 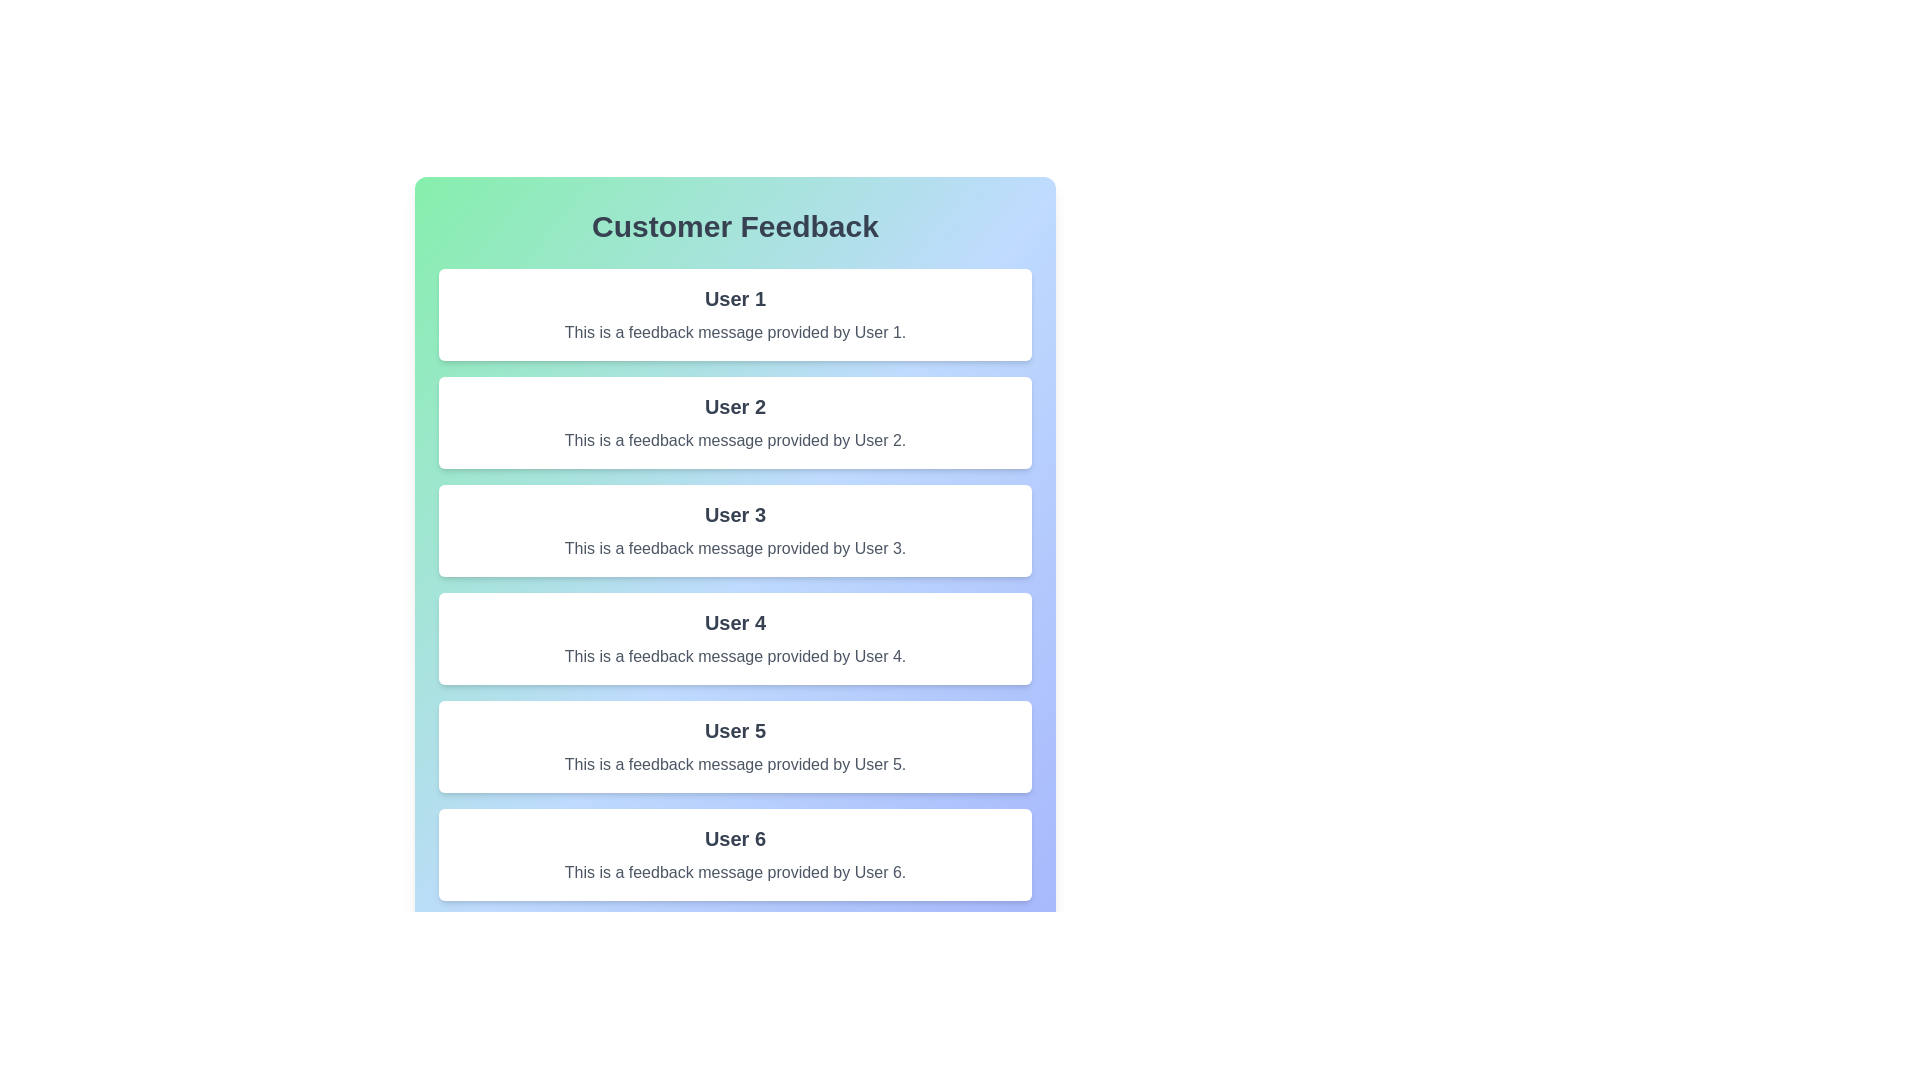 What do you see at coordinates (734, 656) in the screenshot?
I see `the static text element displaying the feedback message from 'User 4,' which is located in the fourth card below 'User 4.'` at bounding box center [734, 656].